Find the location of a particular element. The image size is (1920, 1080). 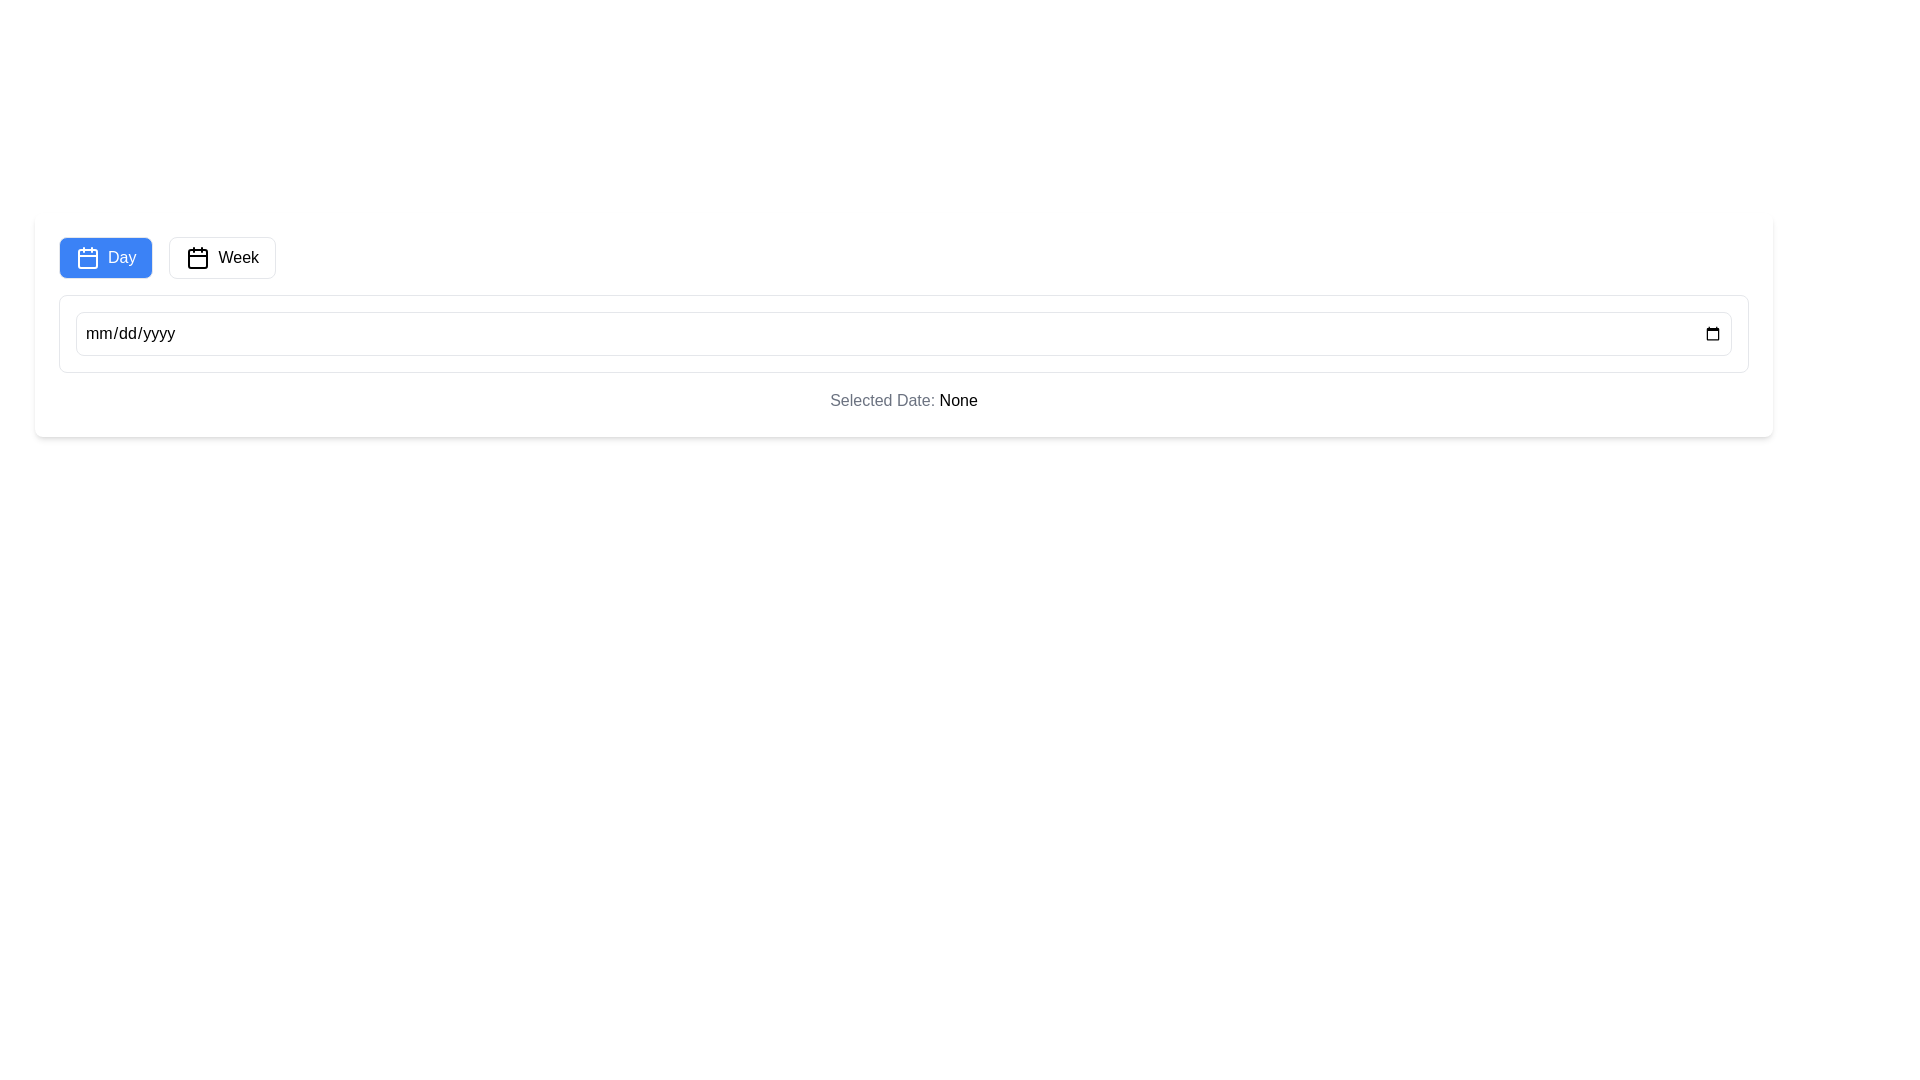

the button labeled 'Day' which is styled with a blue background and white text, located in the top-left corner of the interface is located at coordinates (120, 257).